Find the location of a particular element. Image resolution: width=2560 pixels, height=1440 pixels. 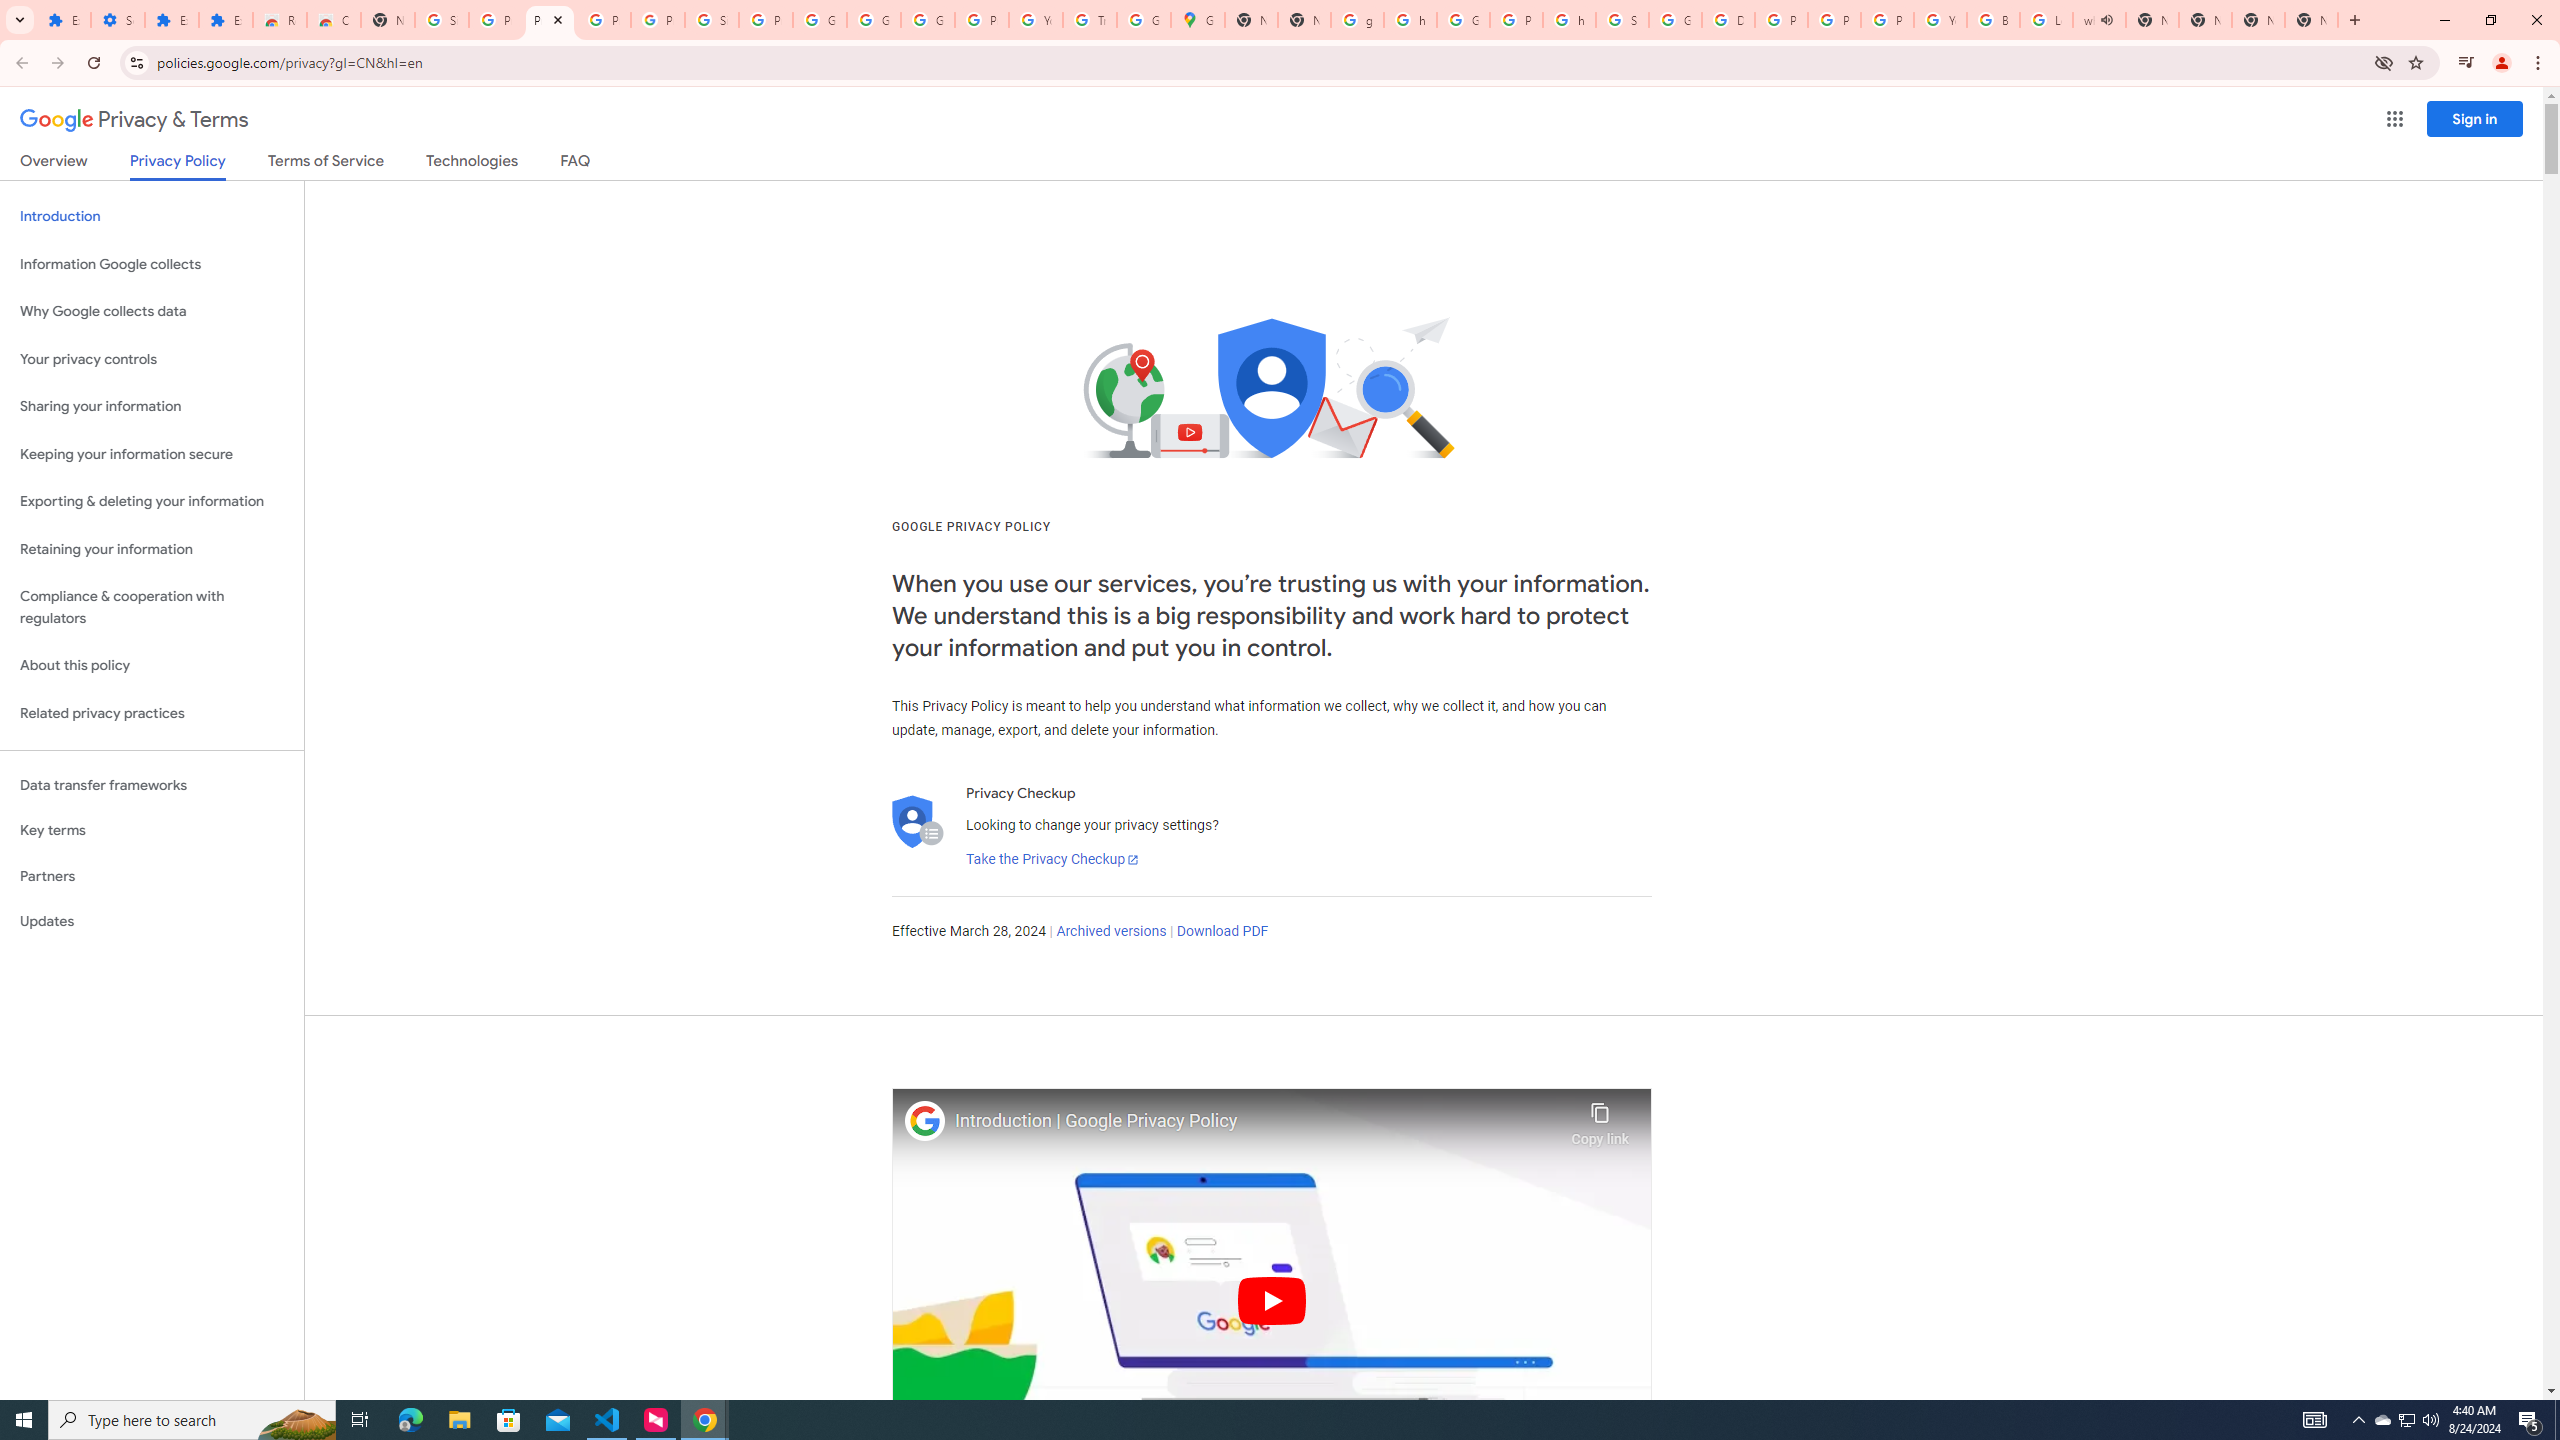

'Privacy Help Center - Policies Help' is located at coordinates (1781, 19).